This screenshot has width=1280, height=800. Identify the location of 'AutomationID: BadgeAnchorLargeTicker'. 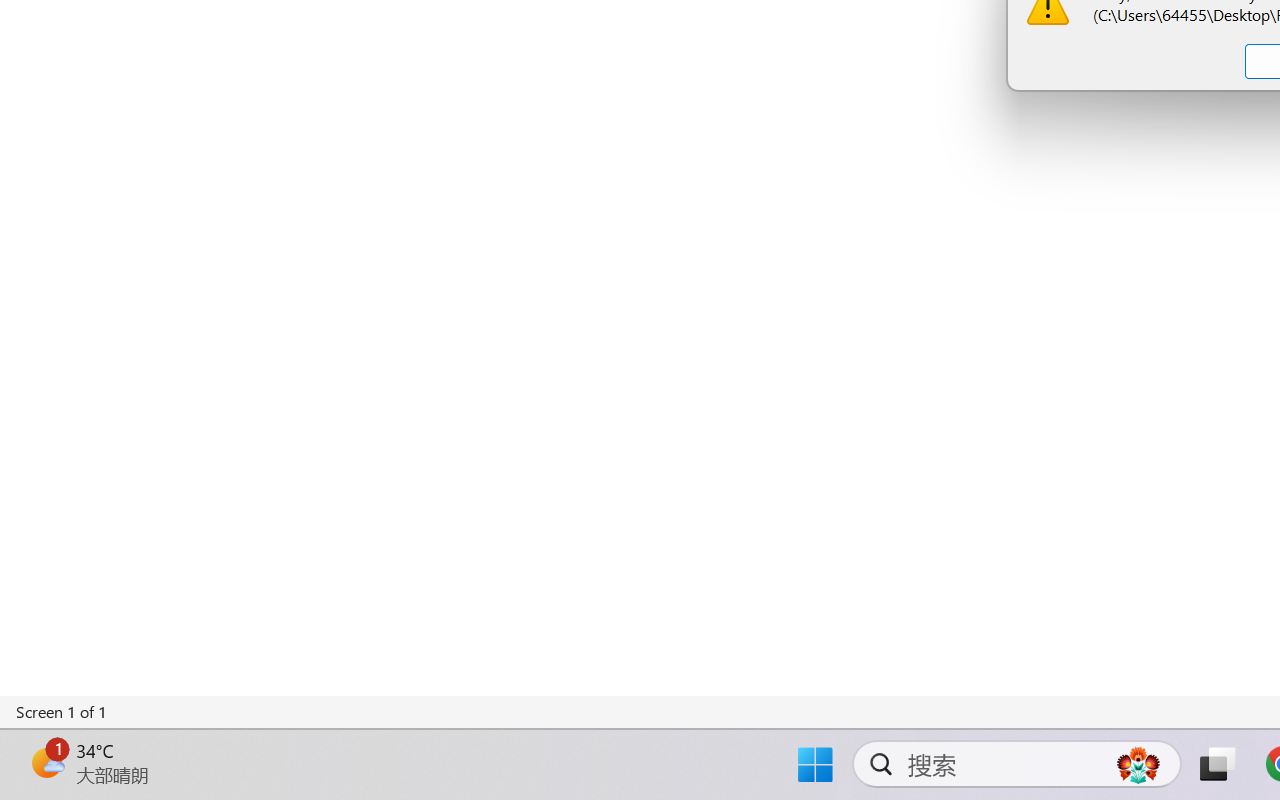
(46, 762).